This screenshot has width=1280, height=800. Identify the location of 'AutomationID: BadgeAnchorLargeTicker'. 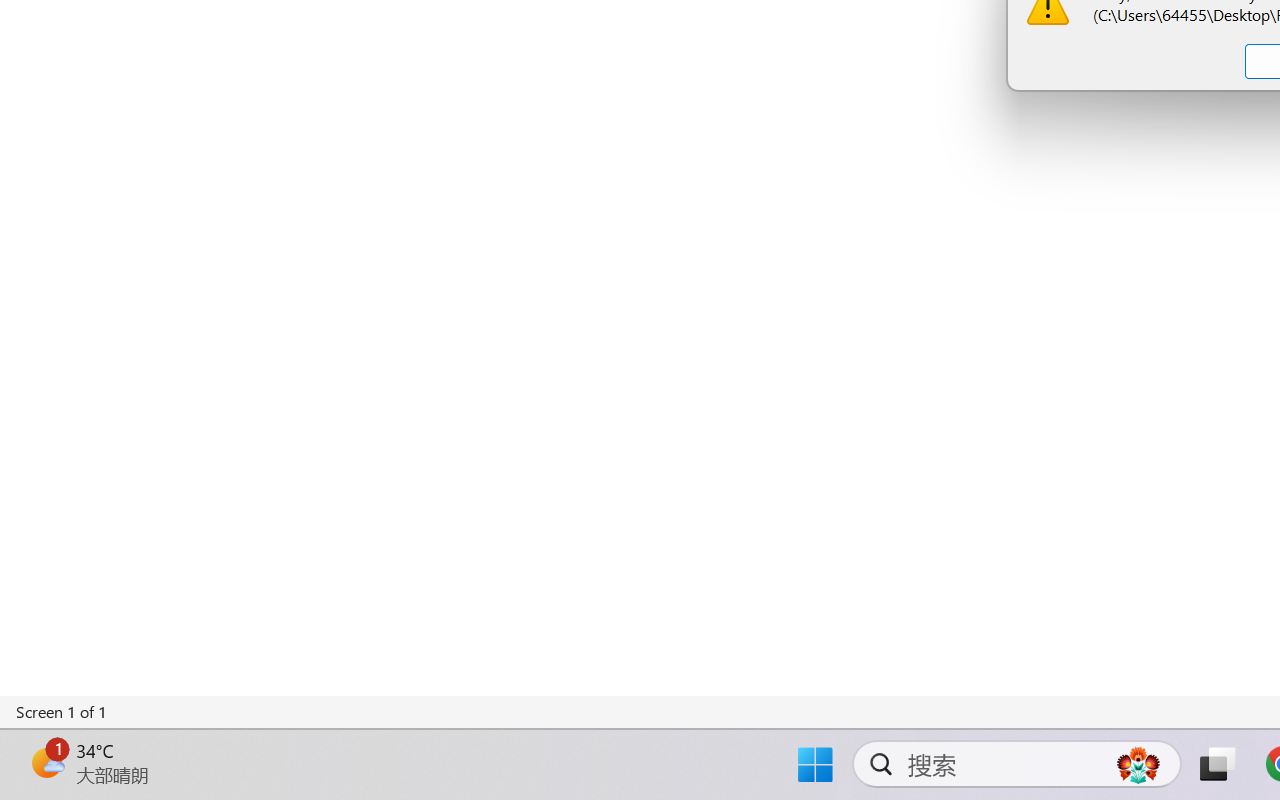
(46, 762).